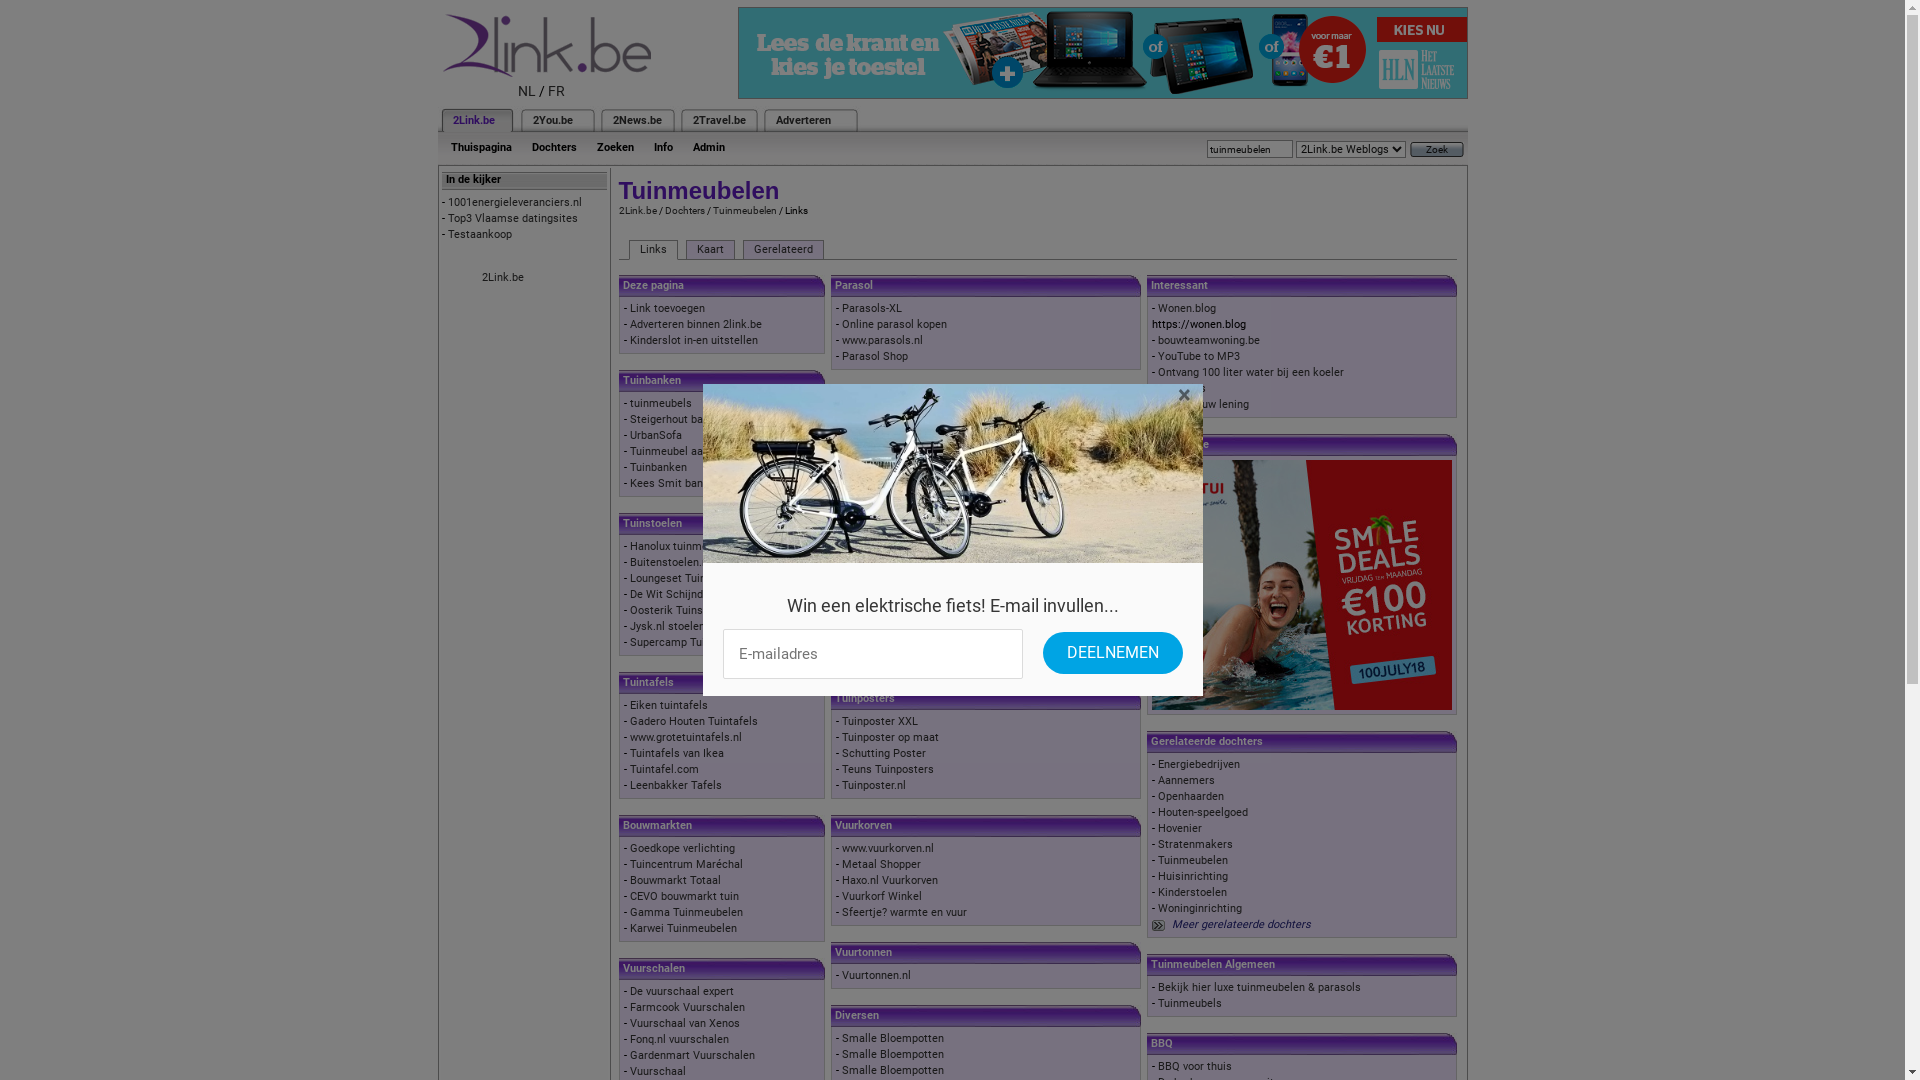 The width and height of the screenshot is (1920, 1080). Describe the element at coordinates (1186, 308) in the screenshot. I see `'Wonen.blog'` at that location.